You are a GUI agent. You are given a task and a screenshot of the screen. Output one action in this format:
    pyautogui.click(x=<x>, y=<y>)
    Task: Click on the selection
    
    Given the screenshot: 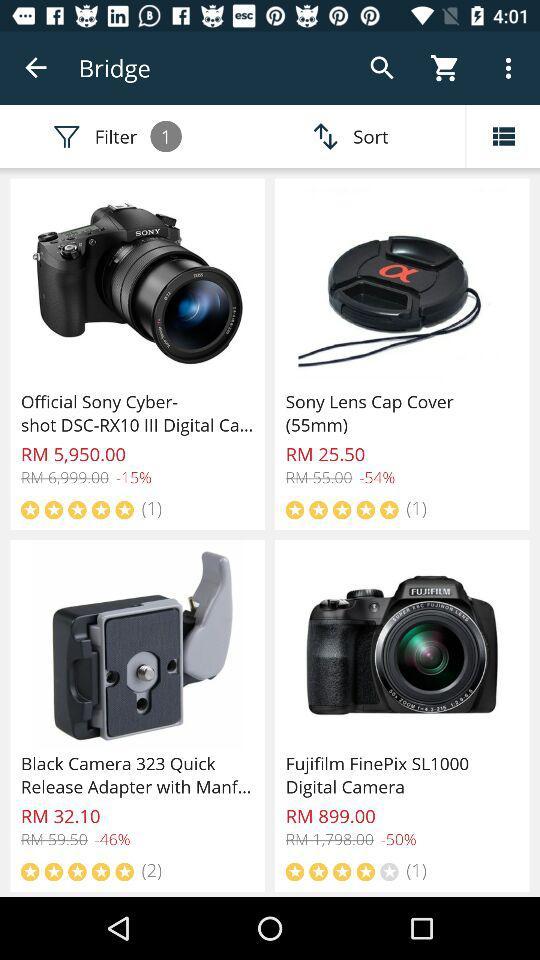 What is the action you would take?
    pyautogui.click(x=502, y=135)
    